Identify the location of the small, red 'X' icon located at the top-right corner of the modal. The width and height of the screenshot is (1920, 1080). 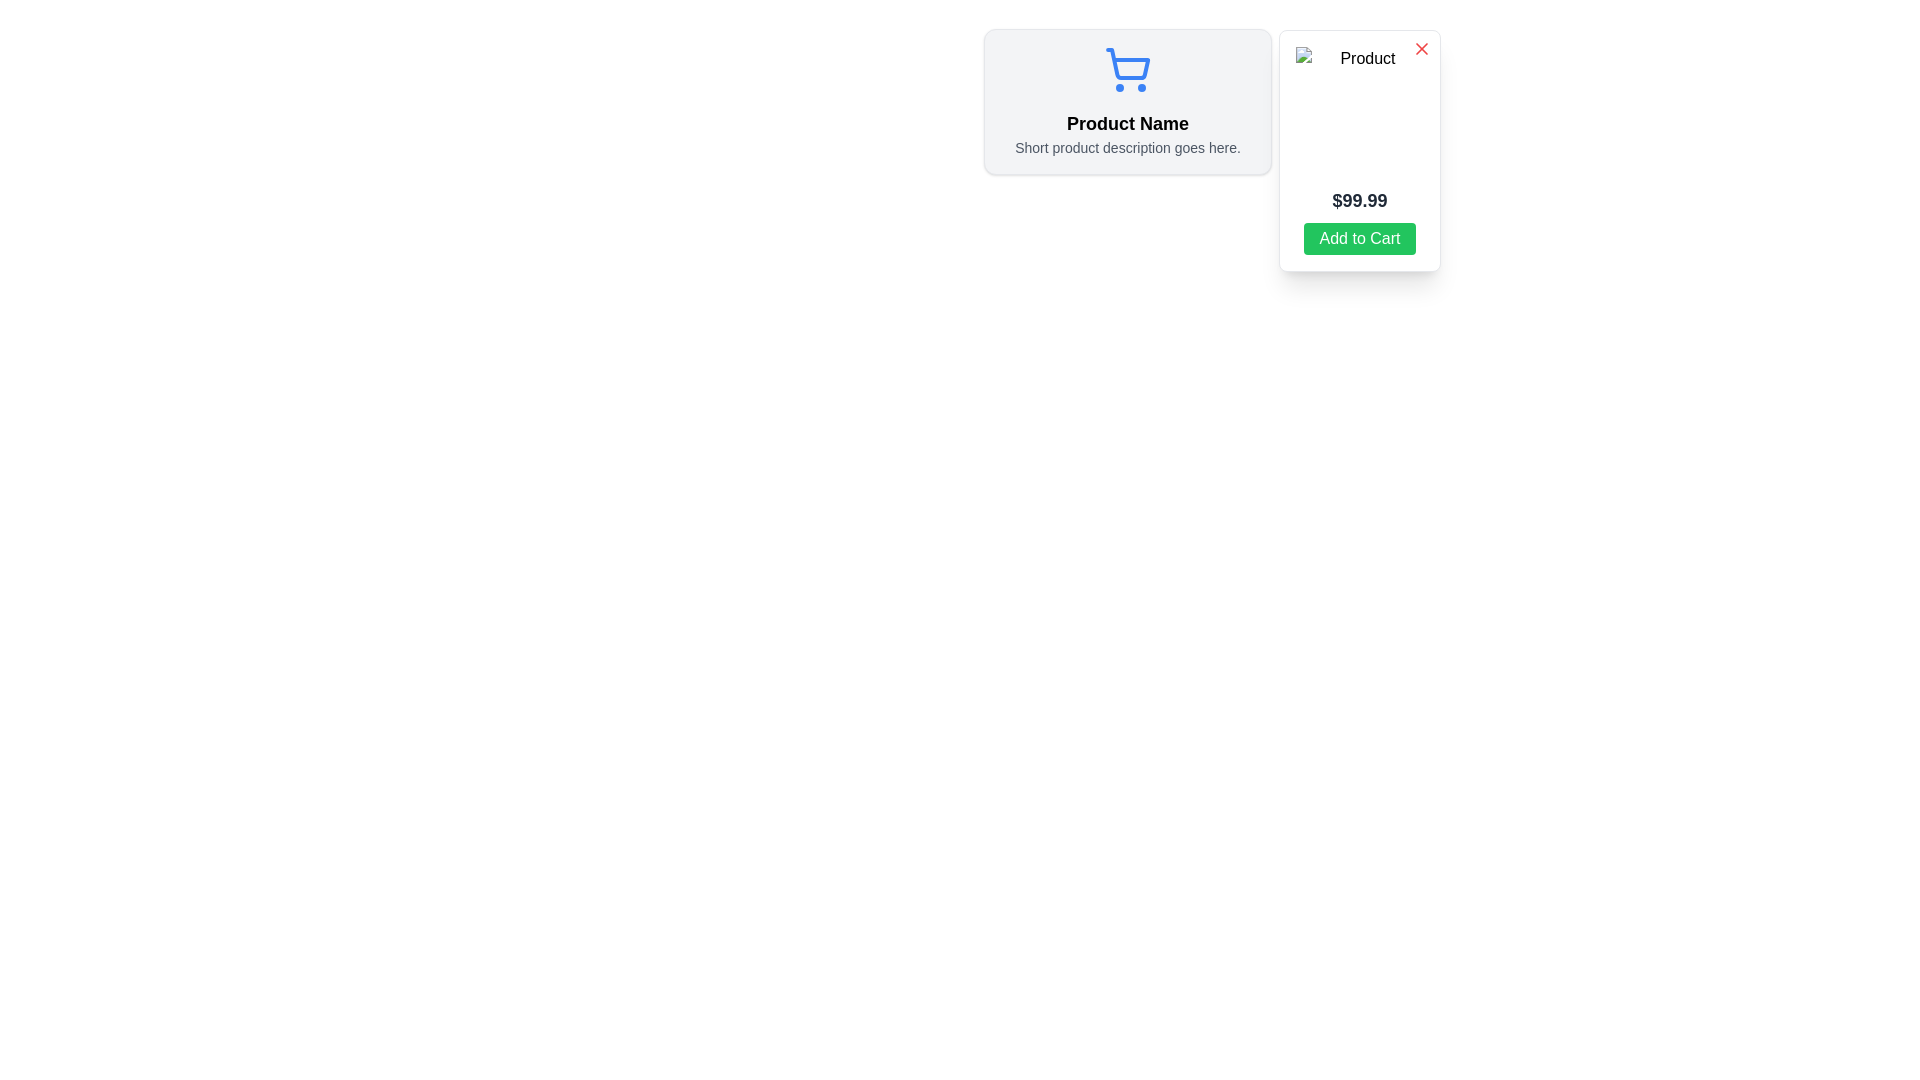
(1420, 48).